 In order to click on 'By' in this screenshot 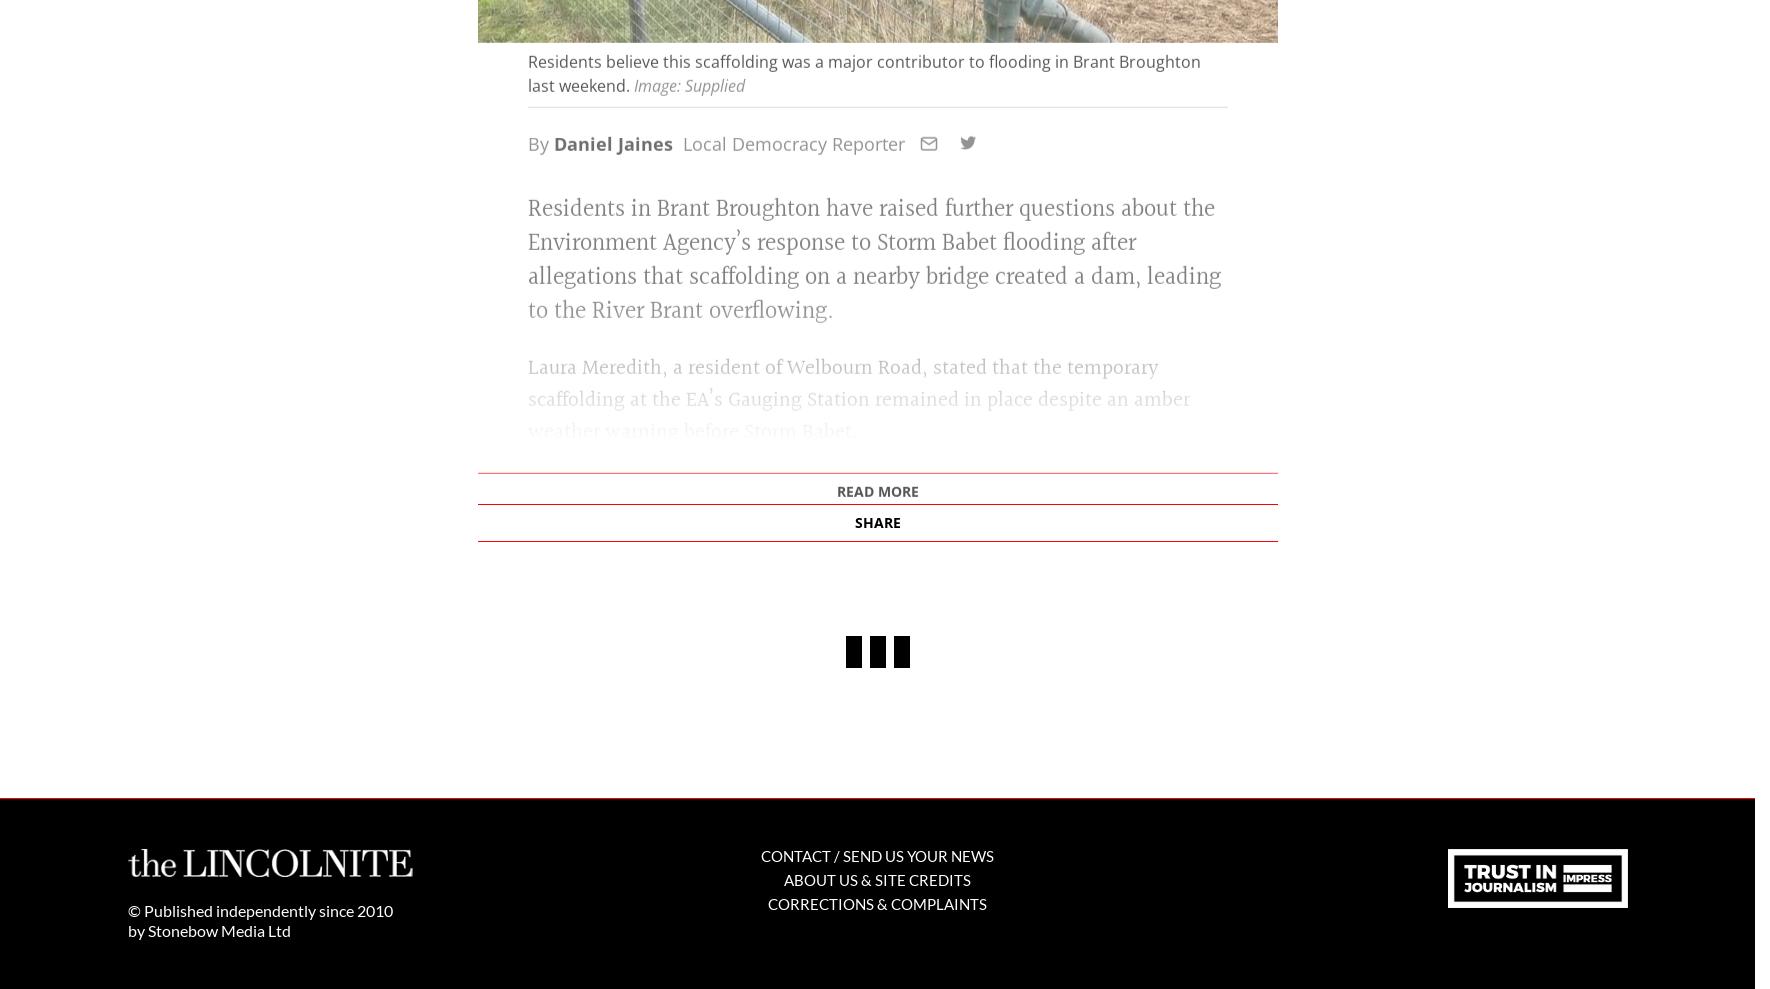, I will do `click(540, 448)`.